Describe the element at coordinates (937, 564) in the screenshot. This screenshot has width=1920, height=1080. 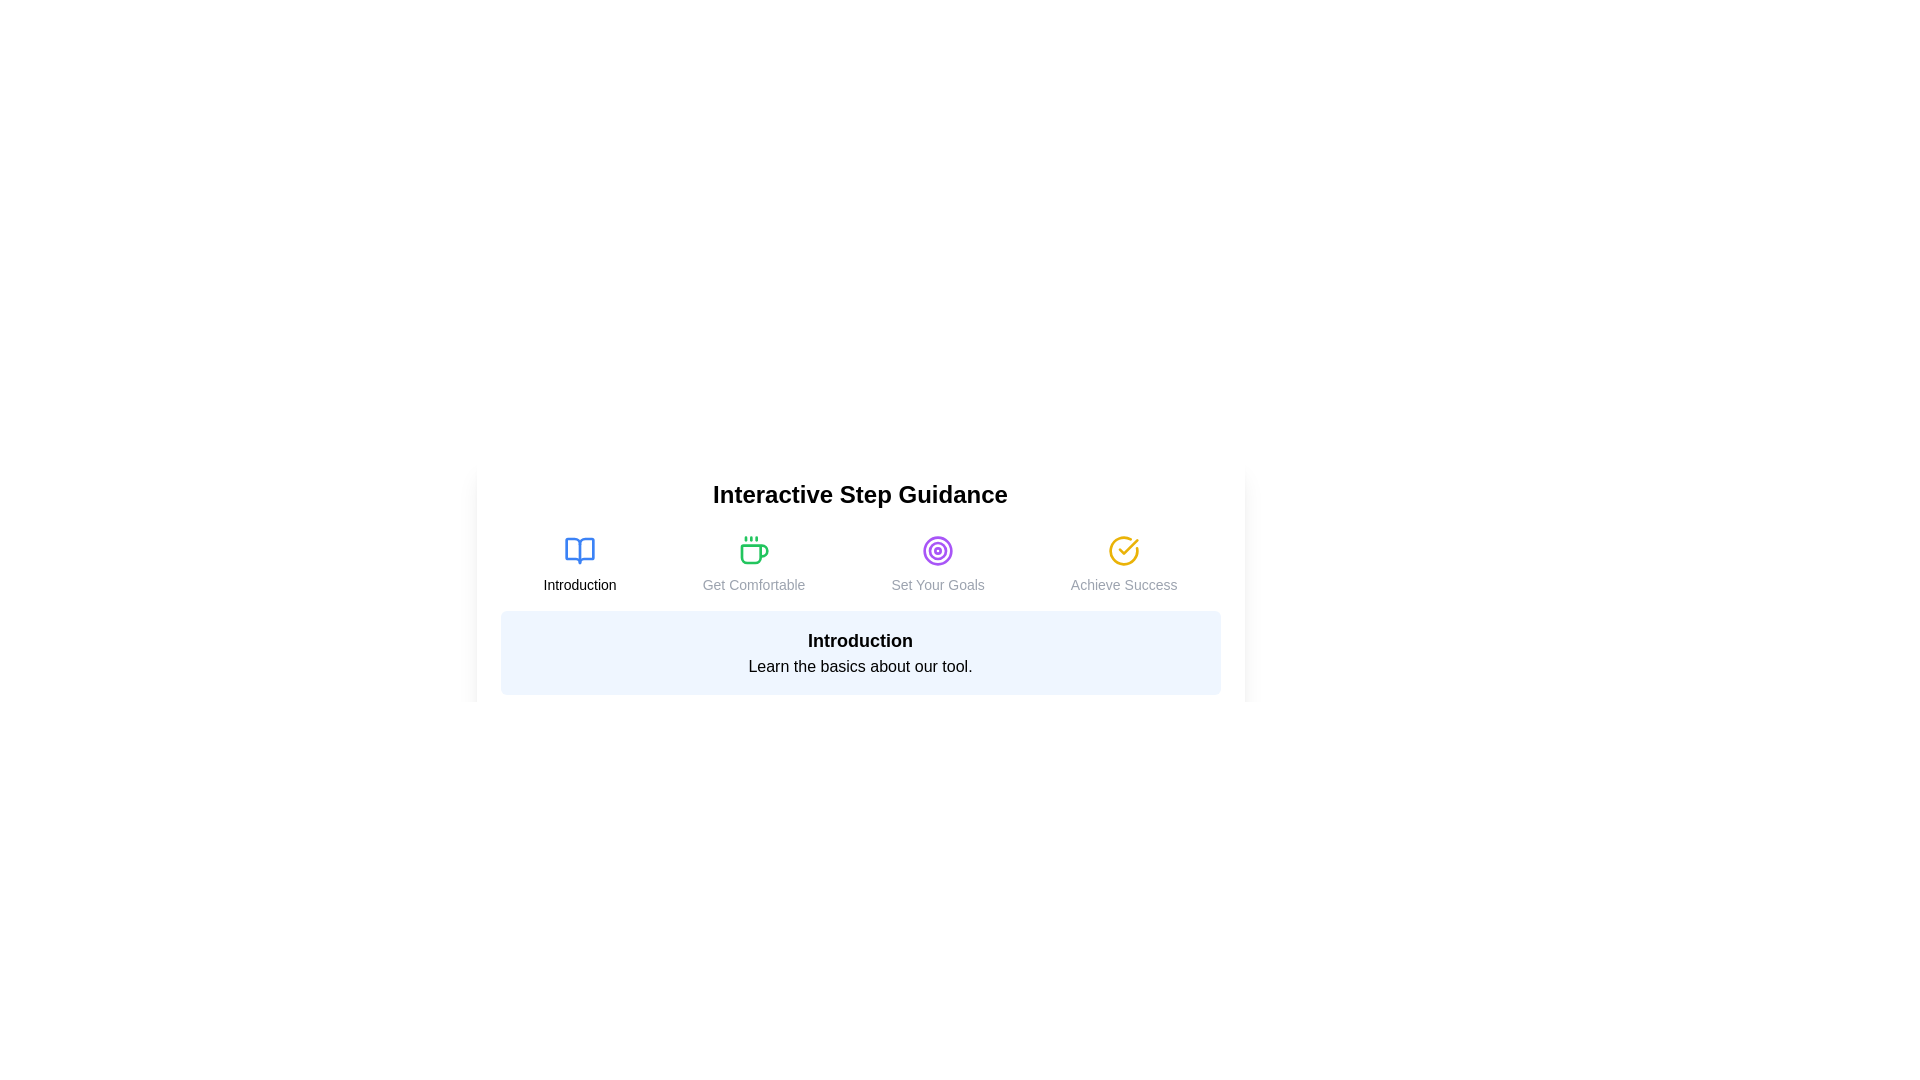
I see `the button with a circular purple target icon and the label 'Set Your Goals', located centrally in the top half of the interface` at that location.